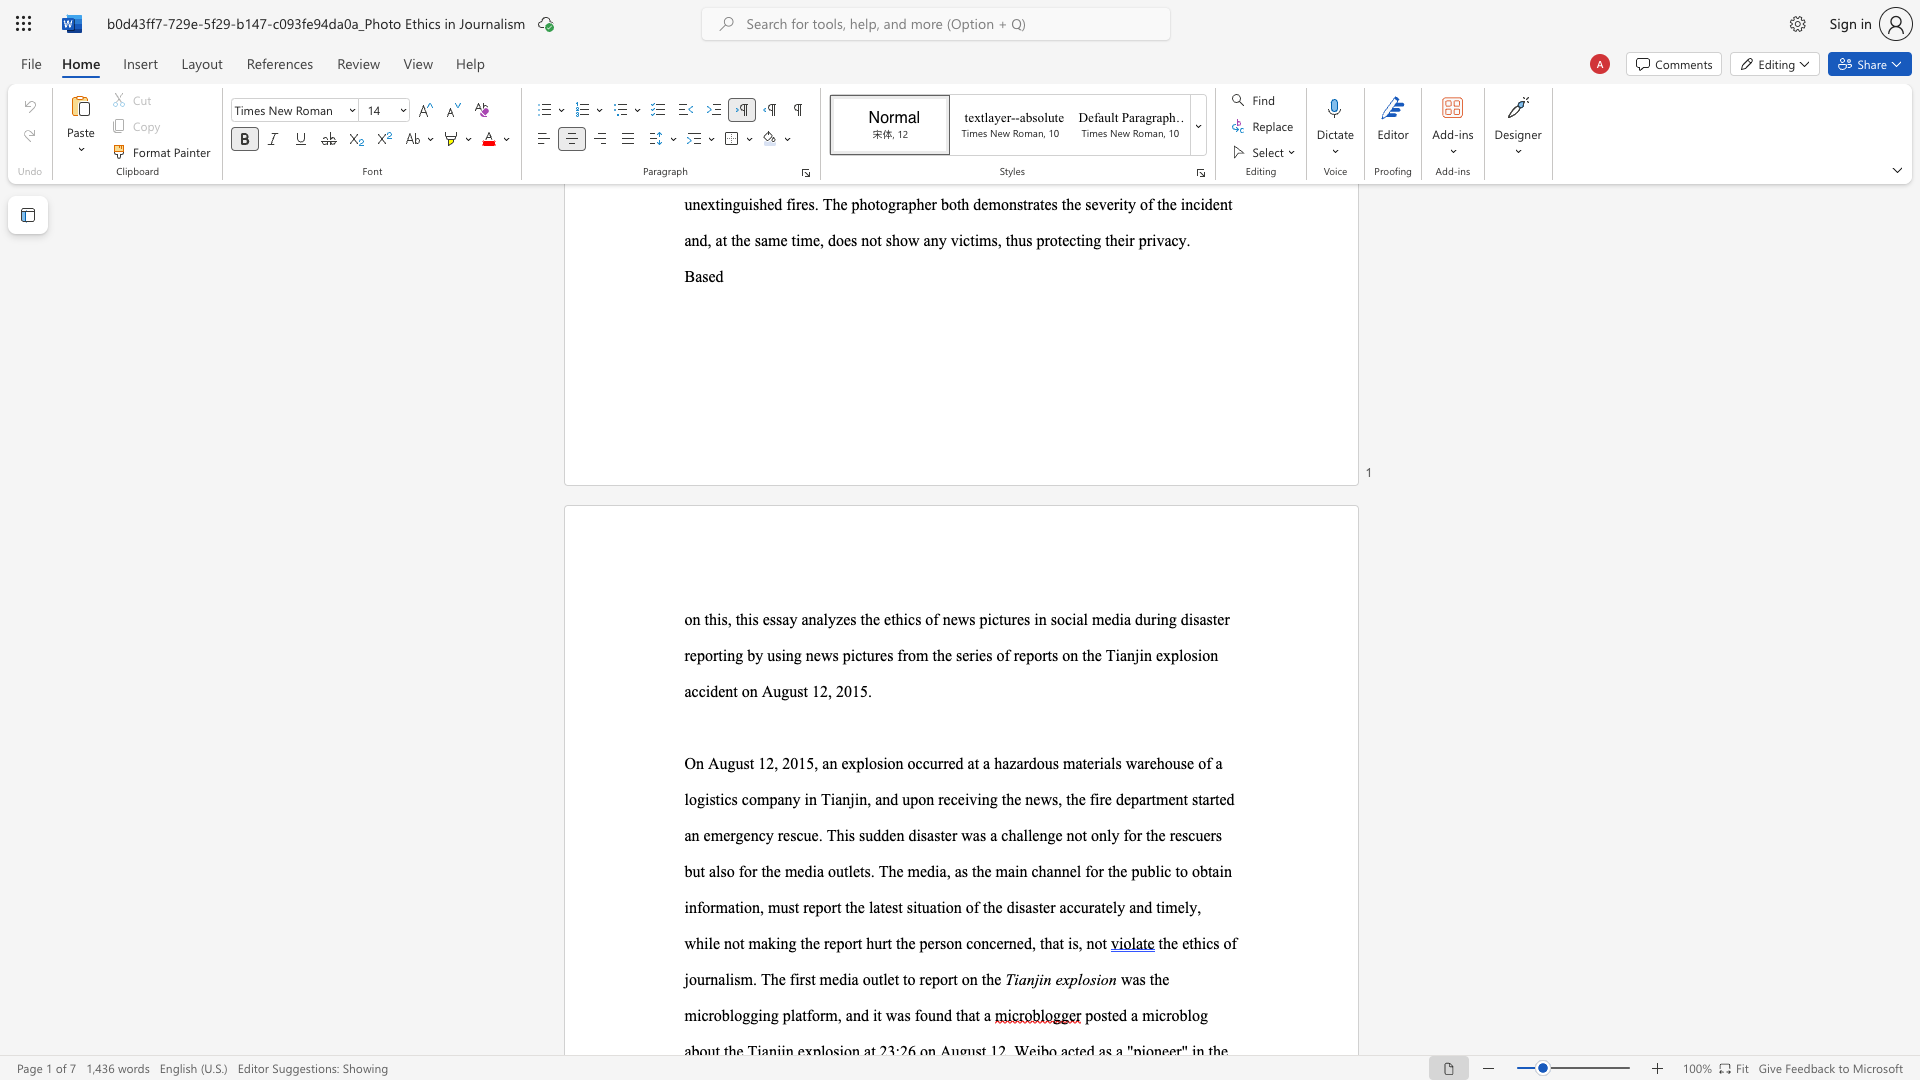 The width and height of the screenshot is (1920, 1080). I want to click on the subset text "istic" within the text "a logistics", so click(705, 798).